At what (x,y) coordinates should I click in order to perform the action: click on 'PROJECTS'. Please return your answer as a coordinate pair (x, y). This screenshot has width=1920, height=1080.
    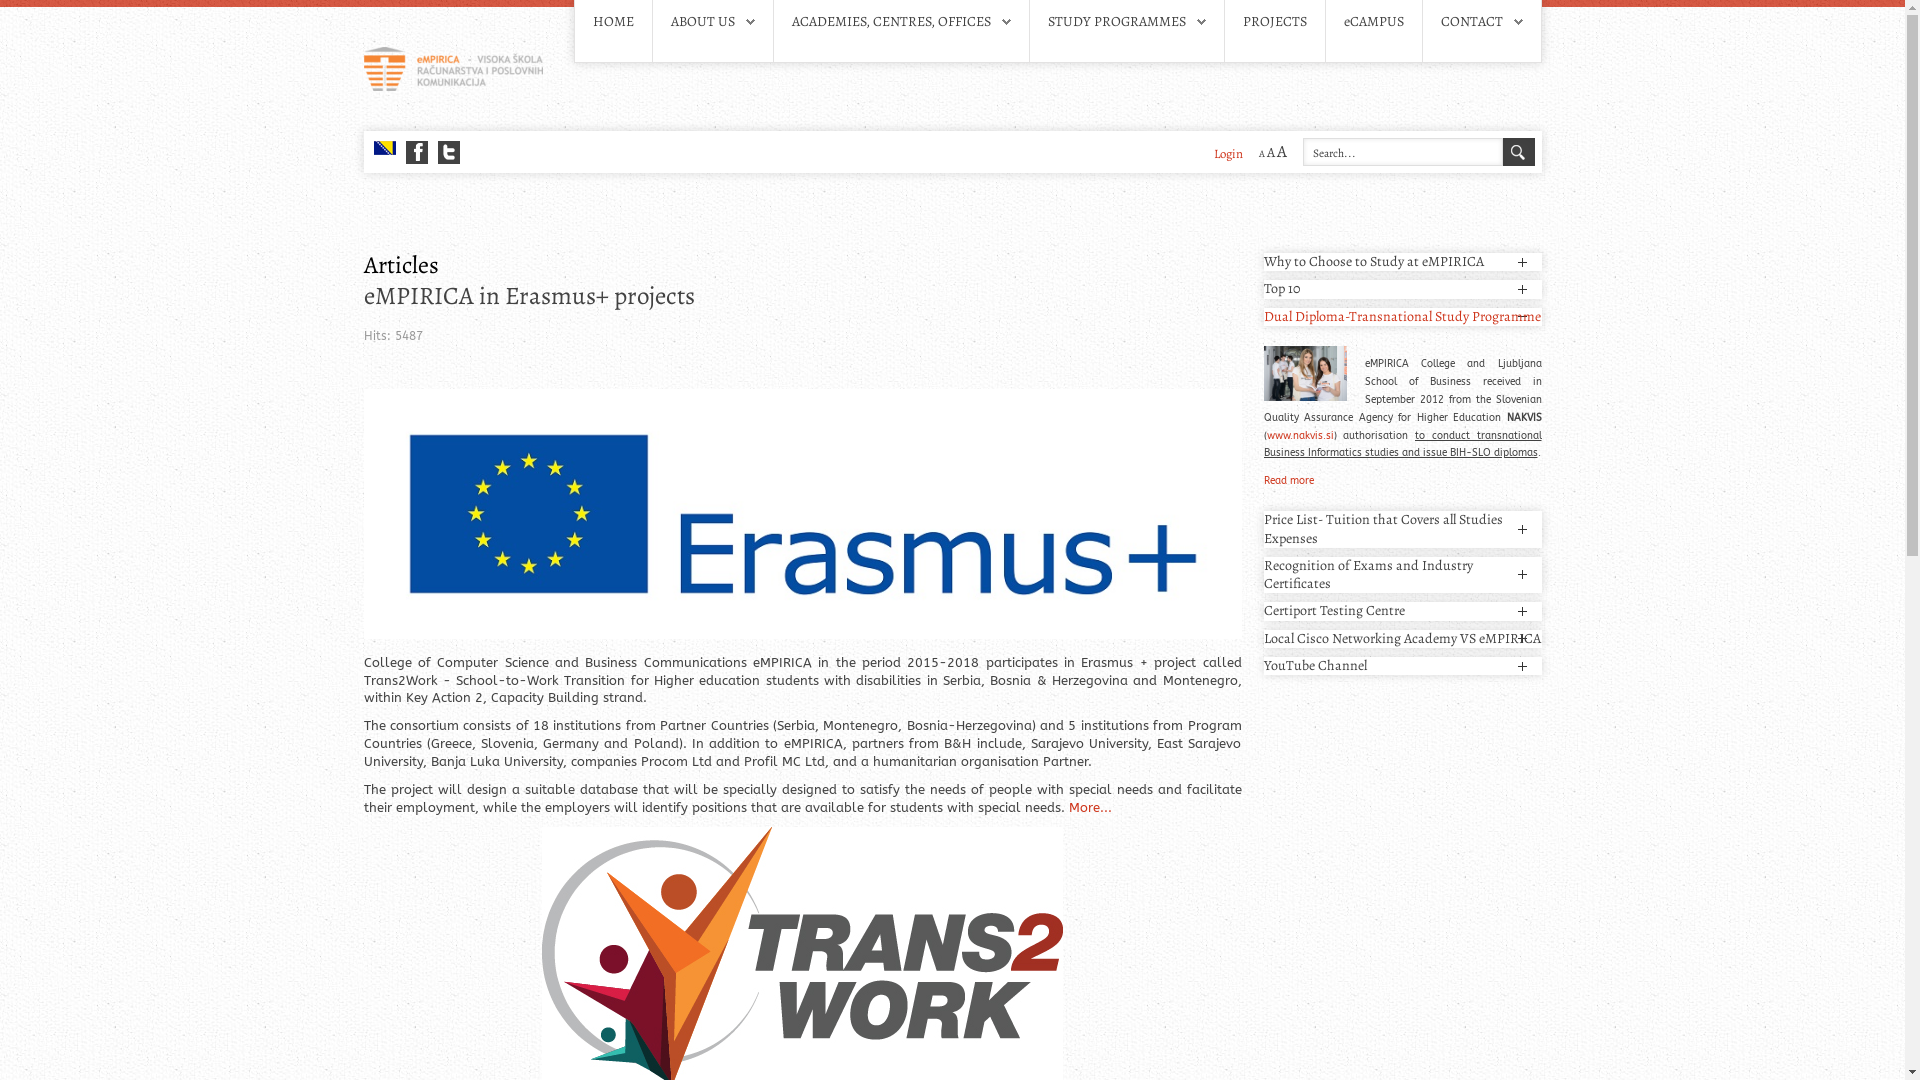
    Looking at the image, I should click on (1272, 22).